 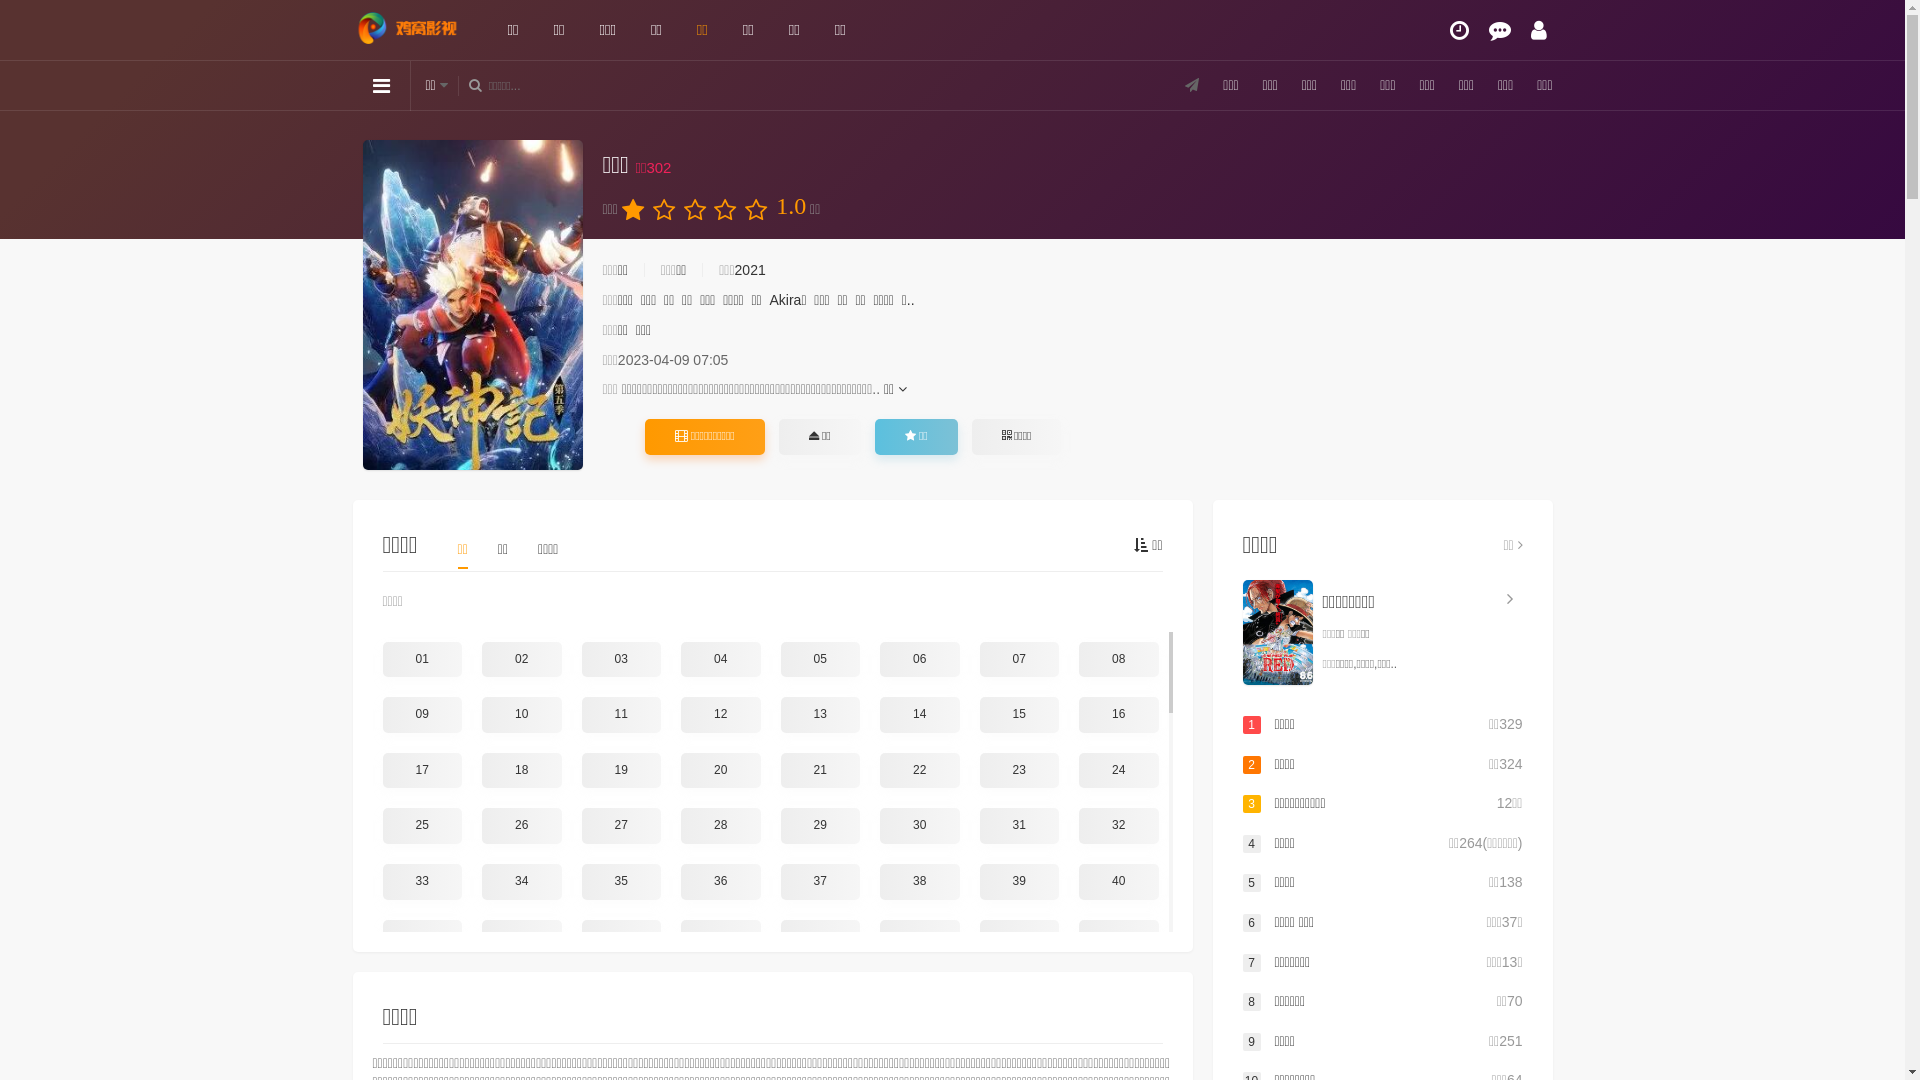 I want to click on '48', so click(x=1117, y=937).